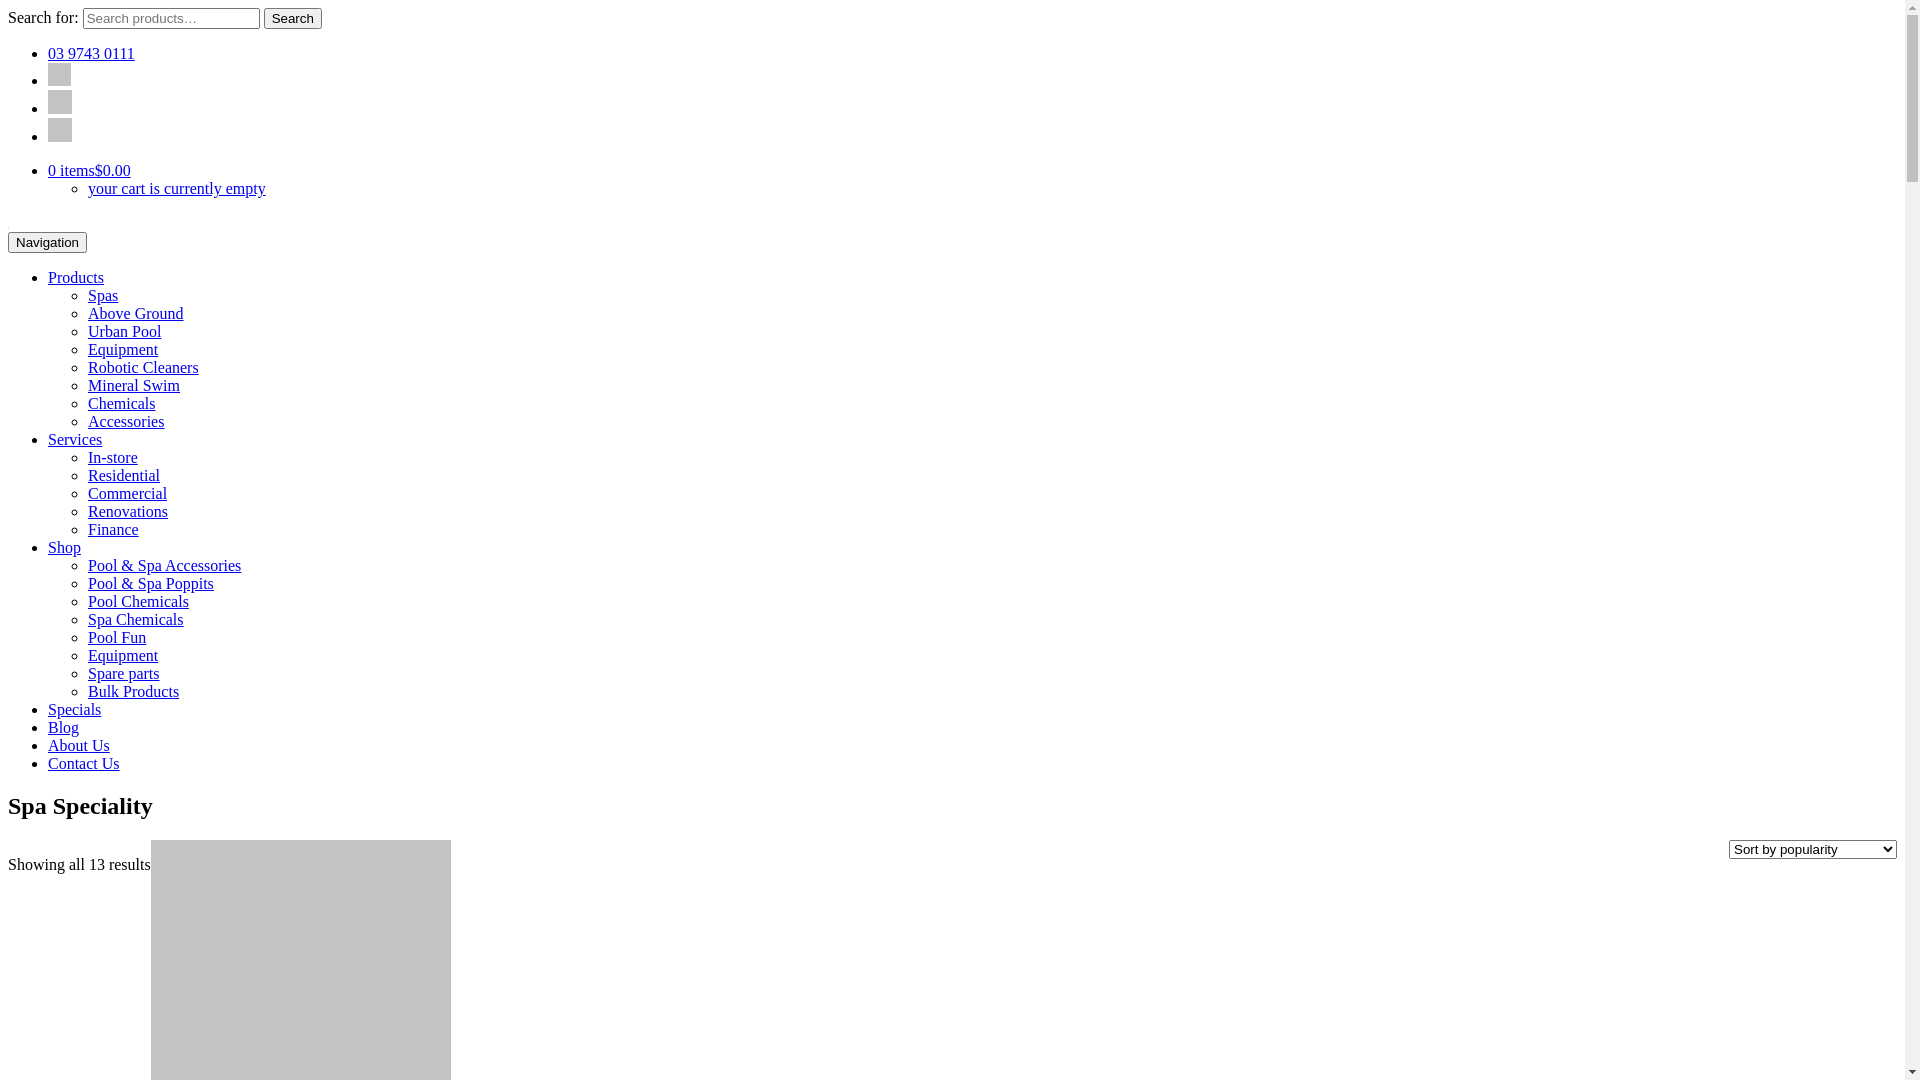  I want to click on 'Specials', so click(74, 708).